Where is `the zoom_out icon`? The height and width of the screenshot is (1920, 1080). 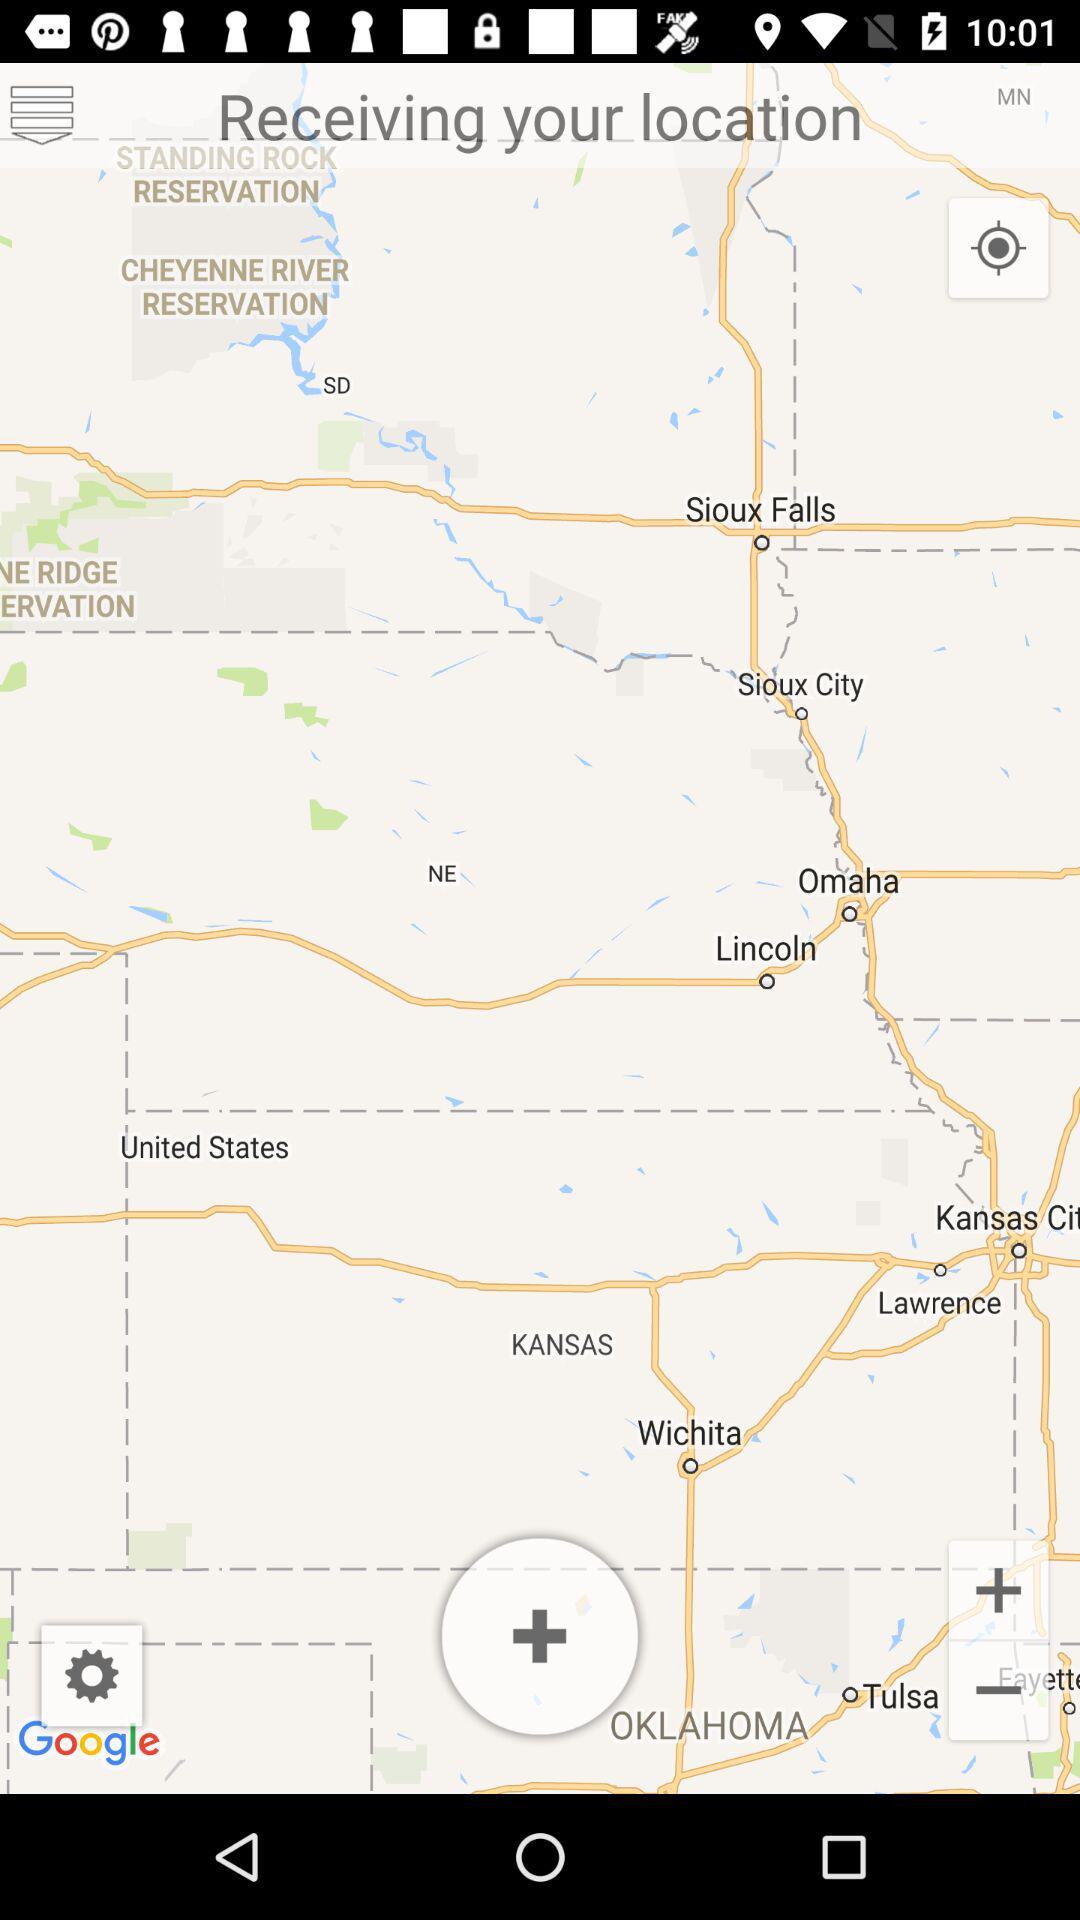
the zoom_out icon is located at coordinates (998, 1692).